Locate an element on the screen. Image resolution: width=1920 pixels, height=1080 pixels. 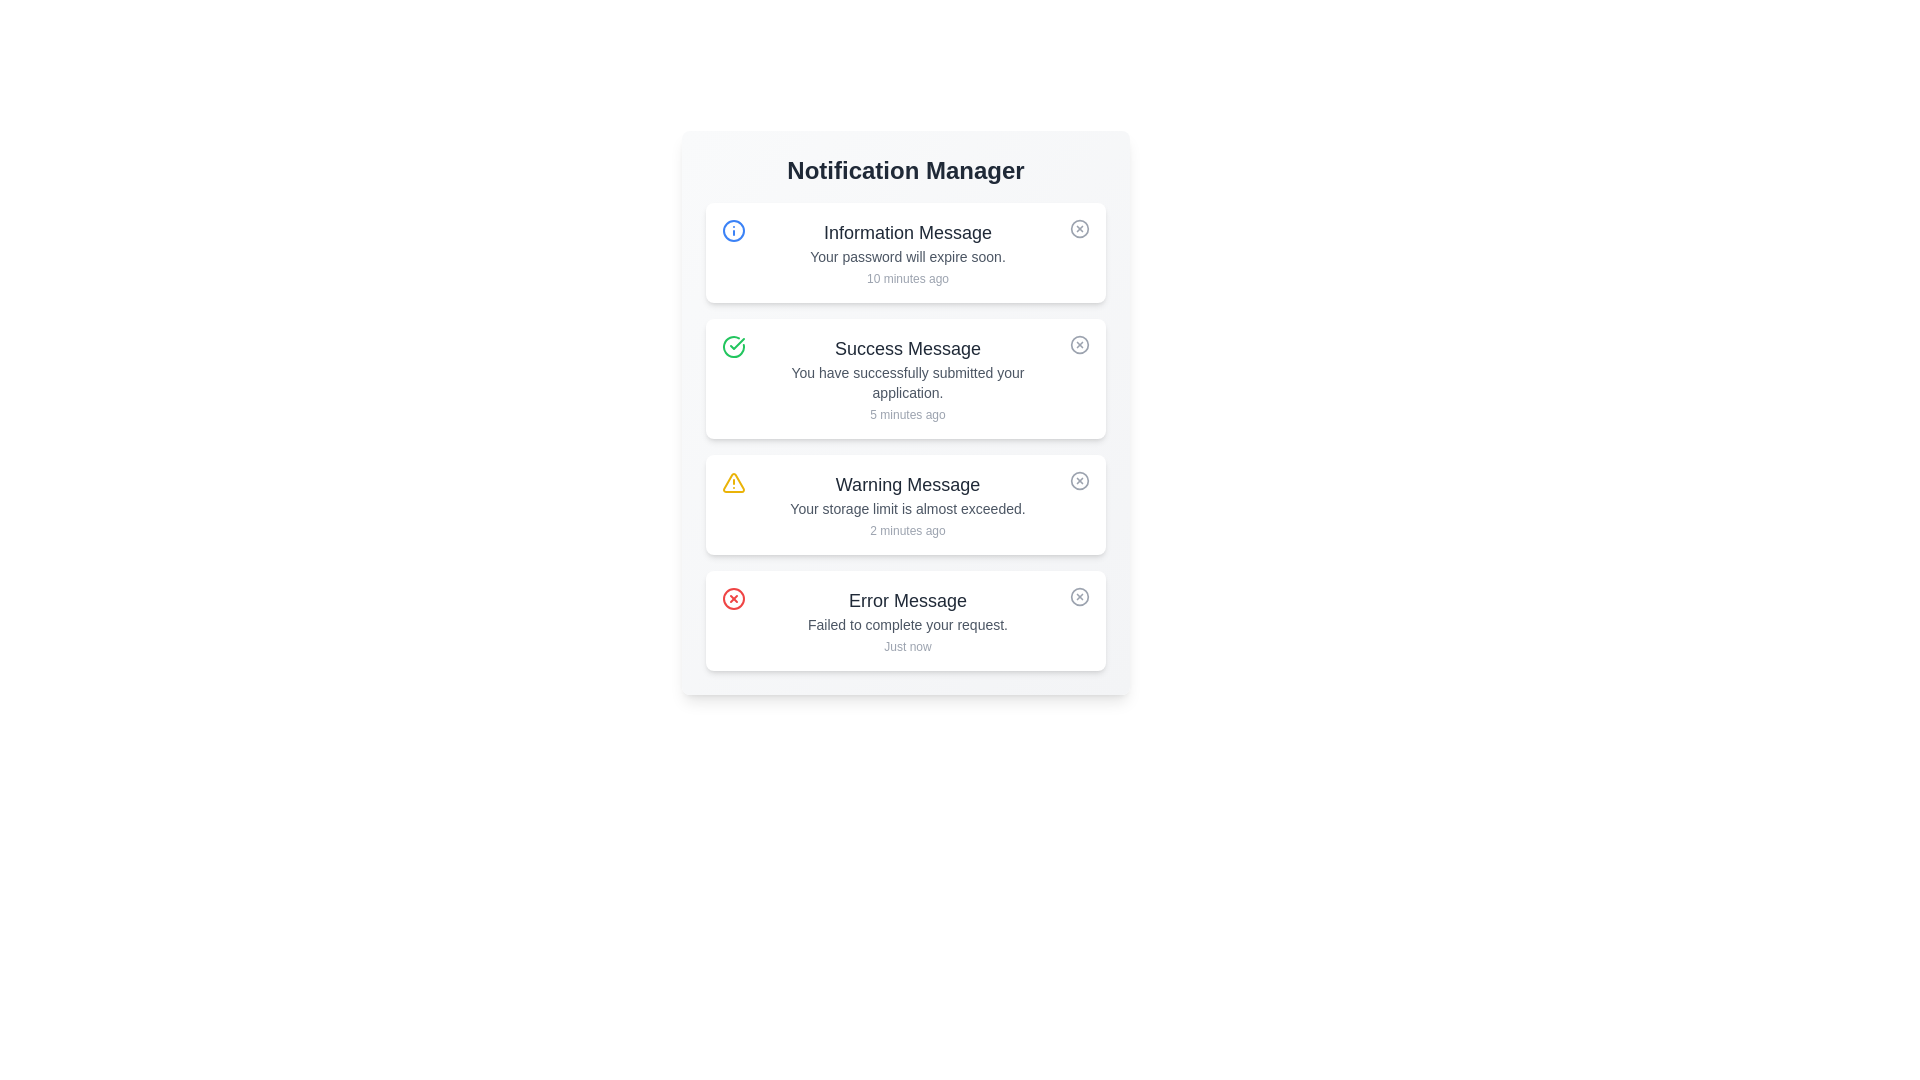
the text label that displays the elapsed time since the related notification was generated, located within the 'Warning Message' notification box is located at coordinates (906, 530).